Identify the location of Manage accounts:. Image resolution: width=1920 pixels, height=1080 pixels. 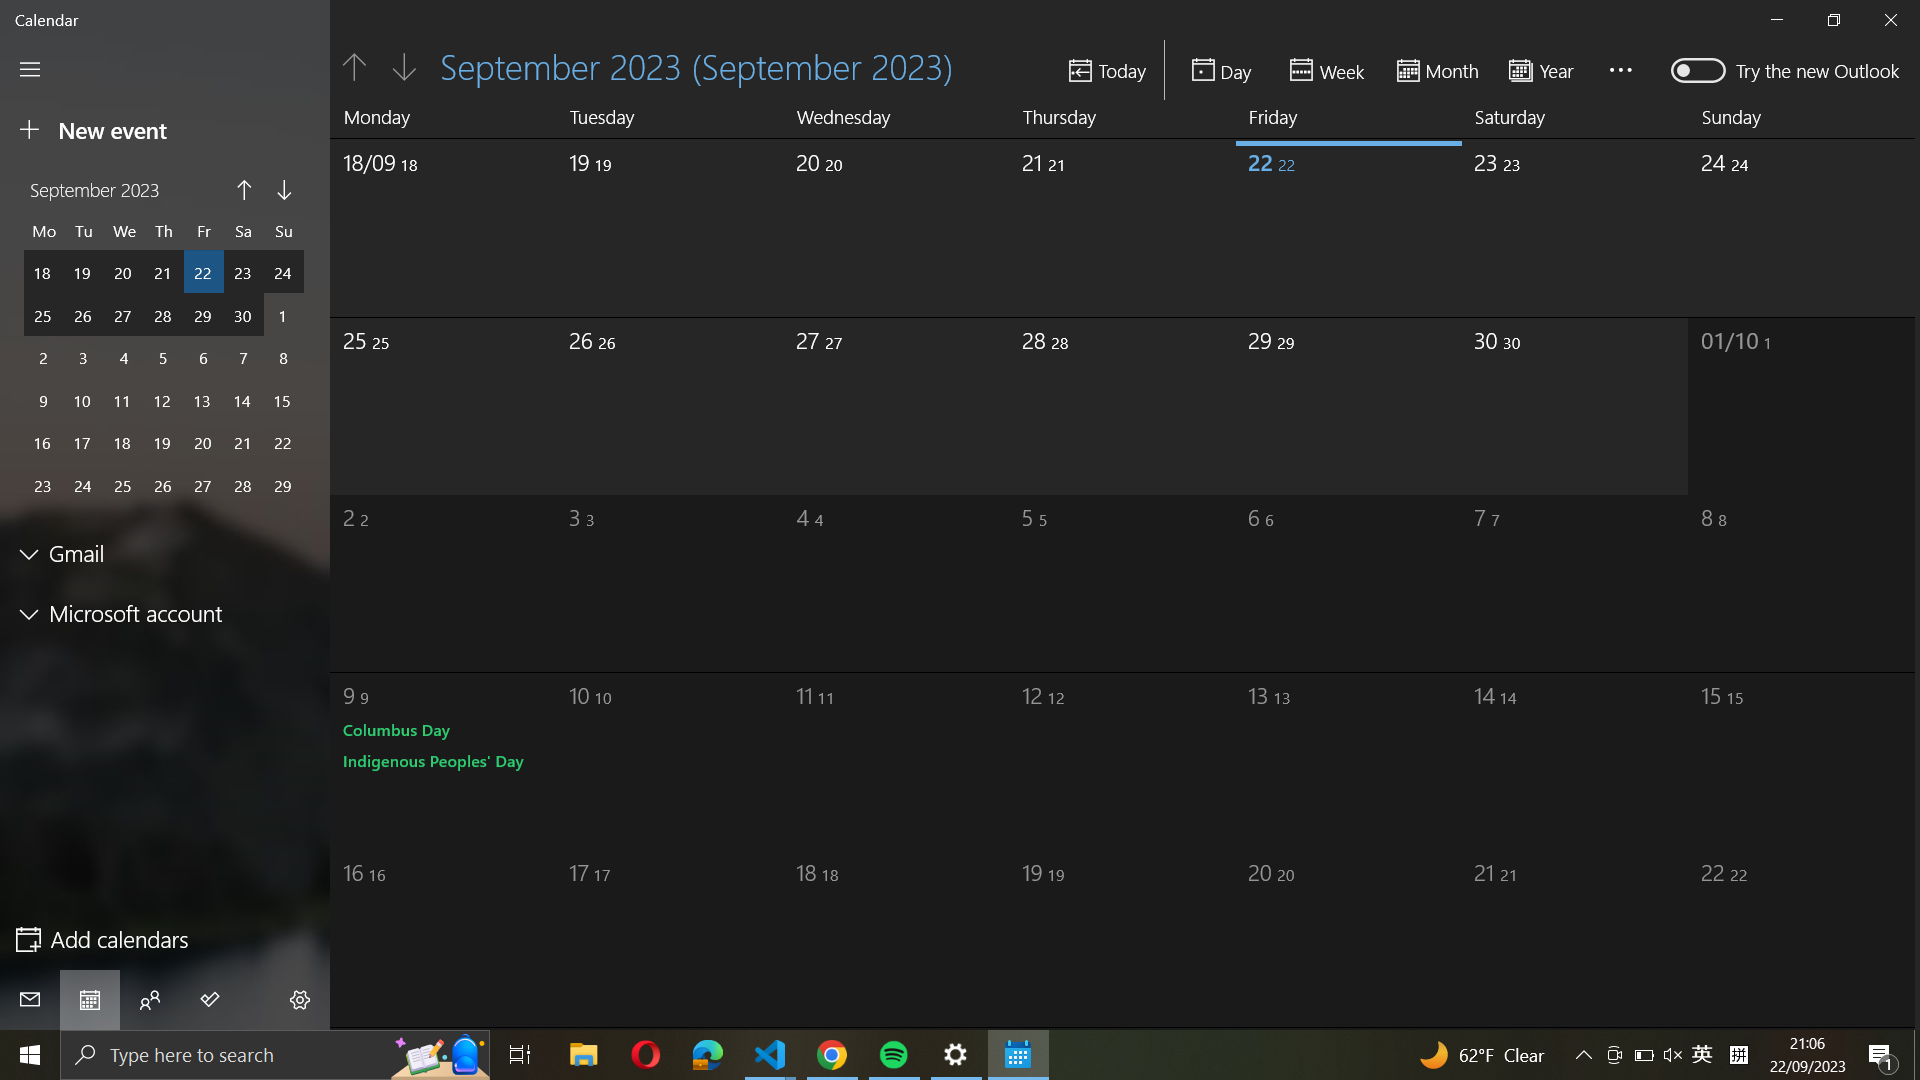
(300, 1002).